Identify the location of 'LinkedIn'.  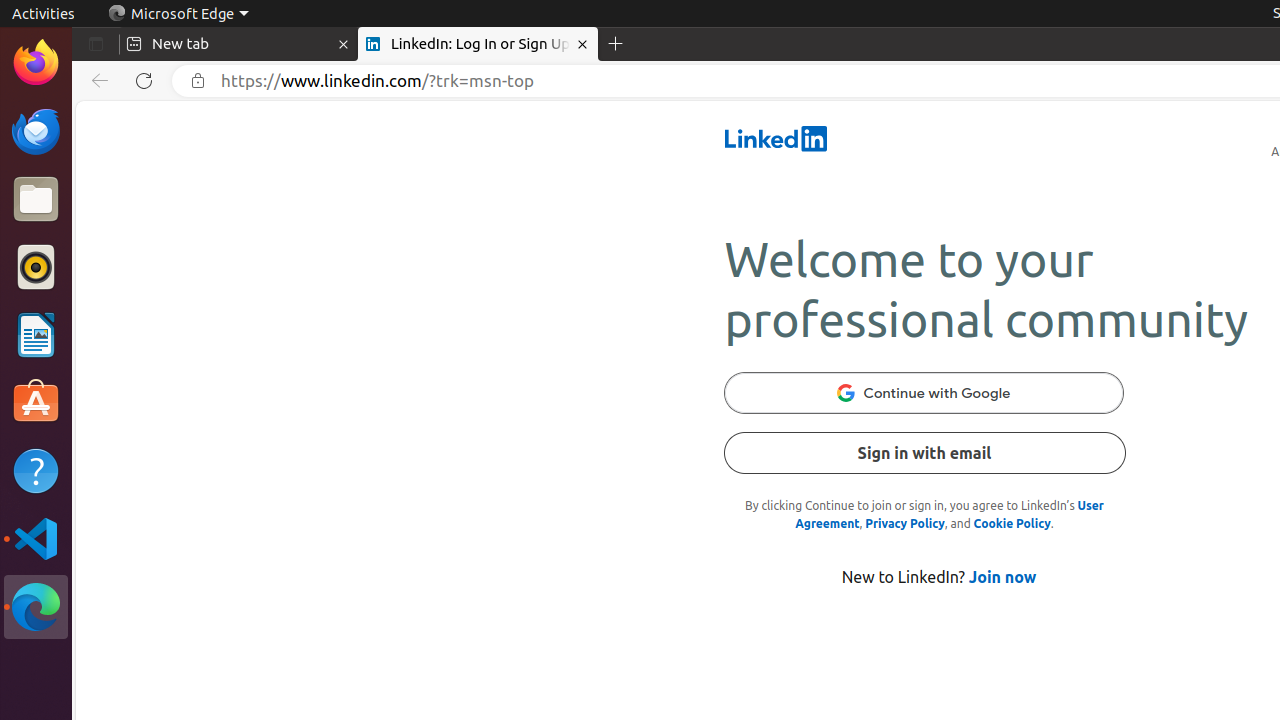
(774, 138).